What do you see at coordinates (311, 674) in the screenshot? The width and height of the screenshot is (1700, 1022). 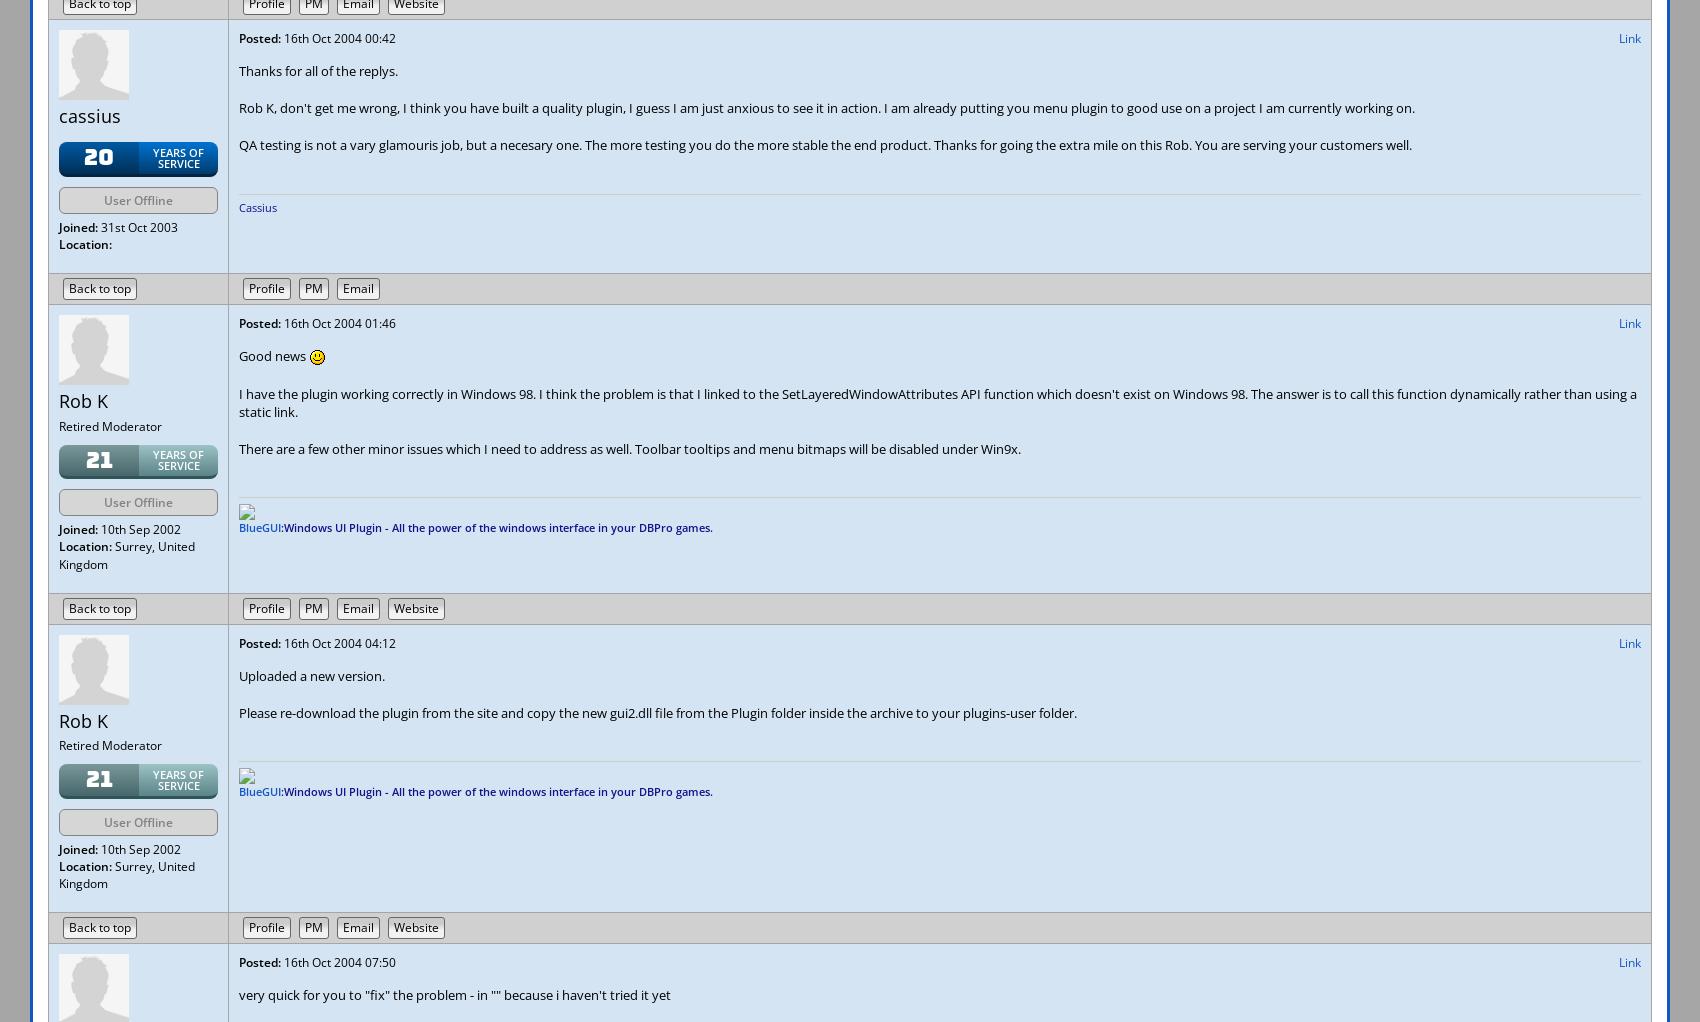 I see `'Uploaded a new version.'` at bounding box center [311, 674].